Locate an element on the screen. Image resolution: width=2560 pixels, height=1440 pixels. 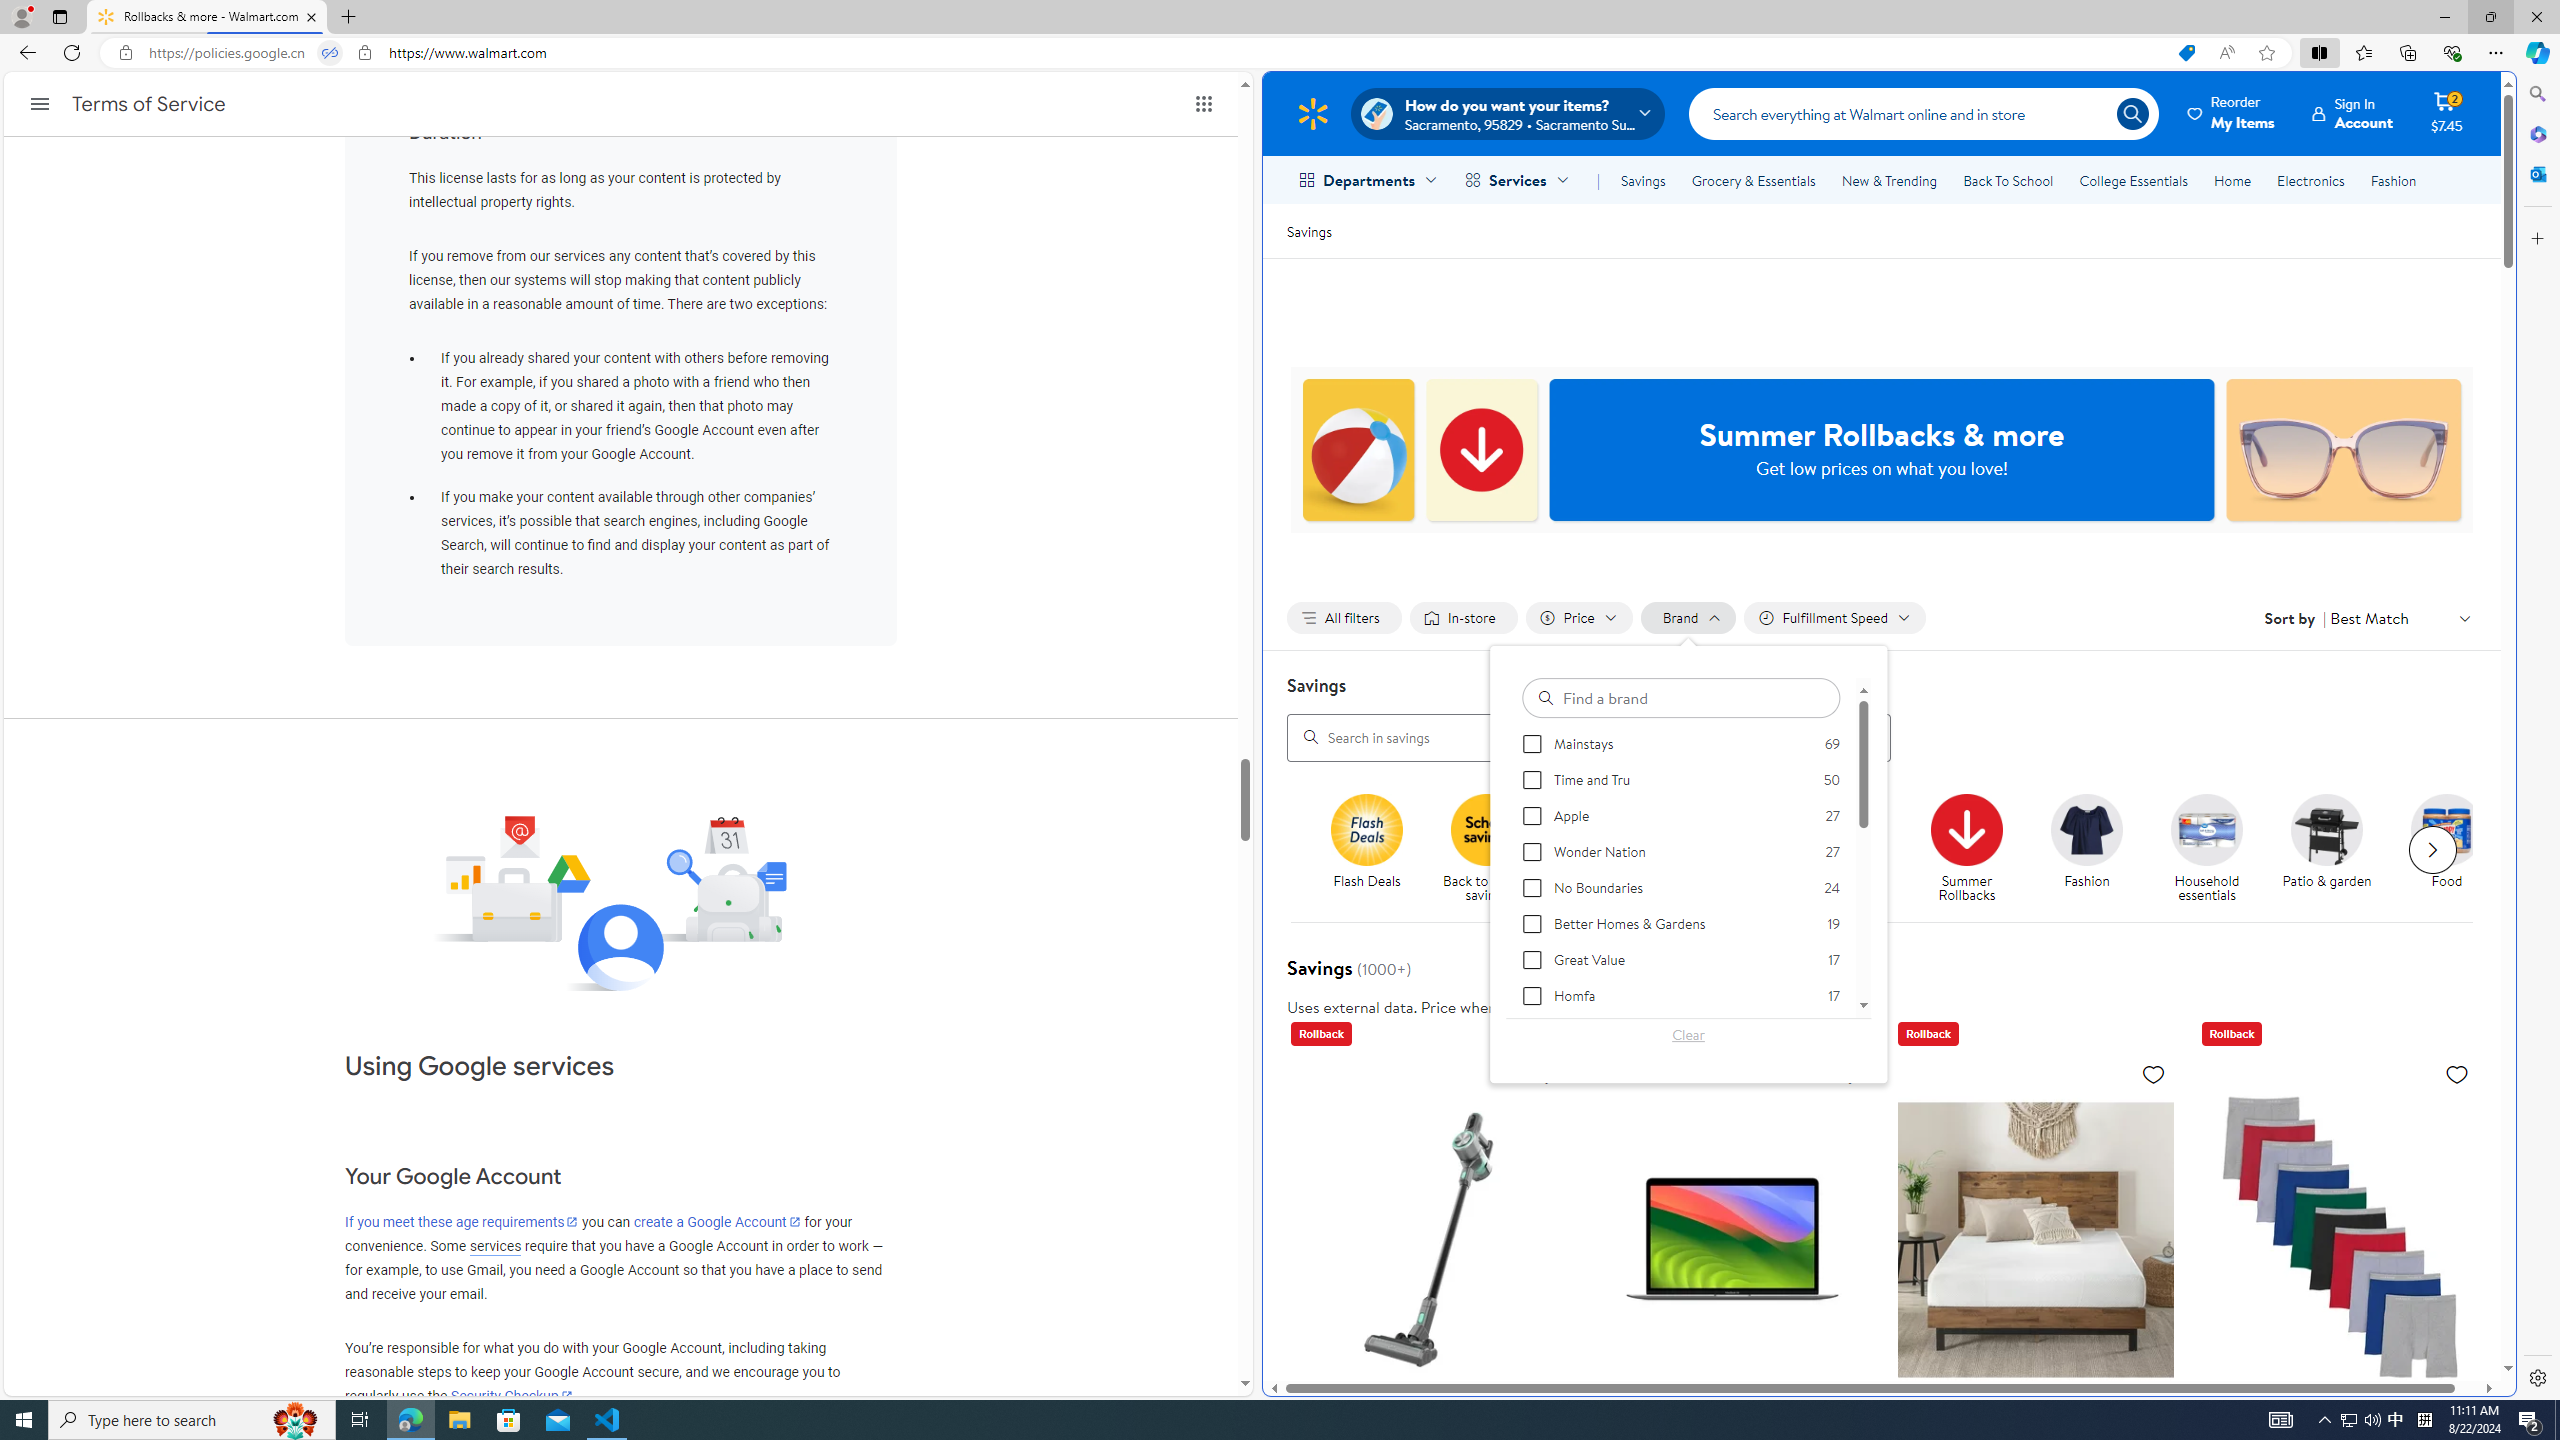
'Rollbacks & more - Walmart.com' is located at coordinates (207, 16).